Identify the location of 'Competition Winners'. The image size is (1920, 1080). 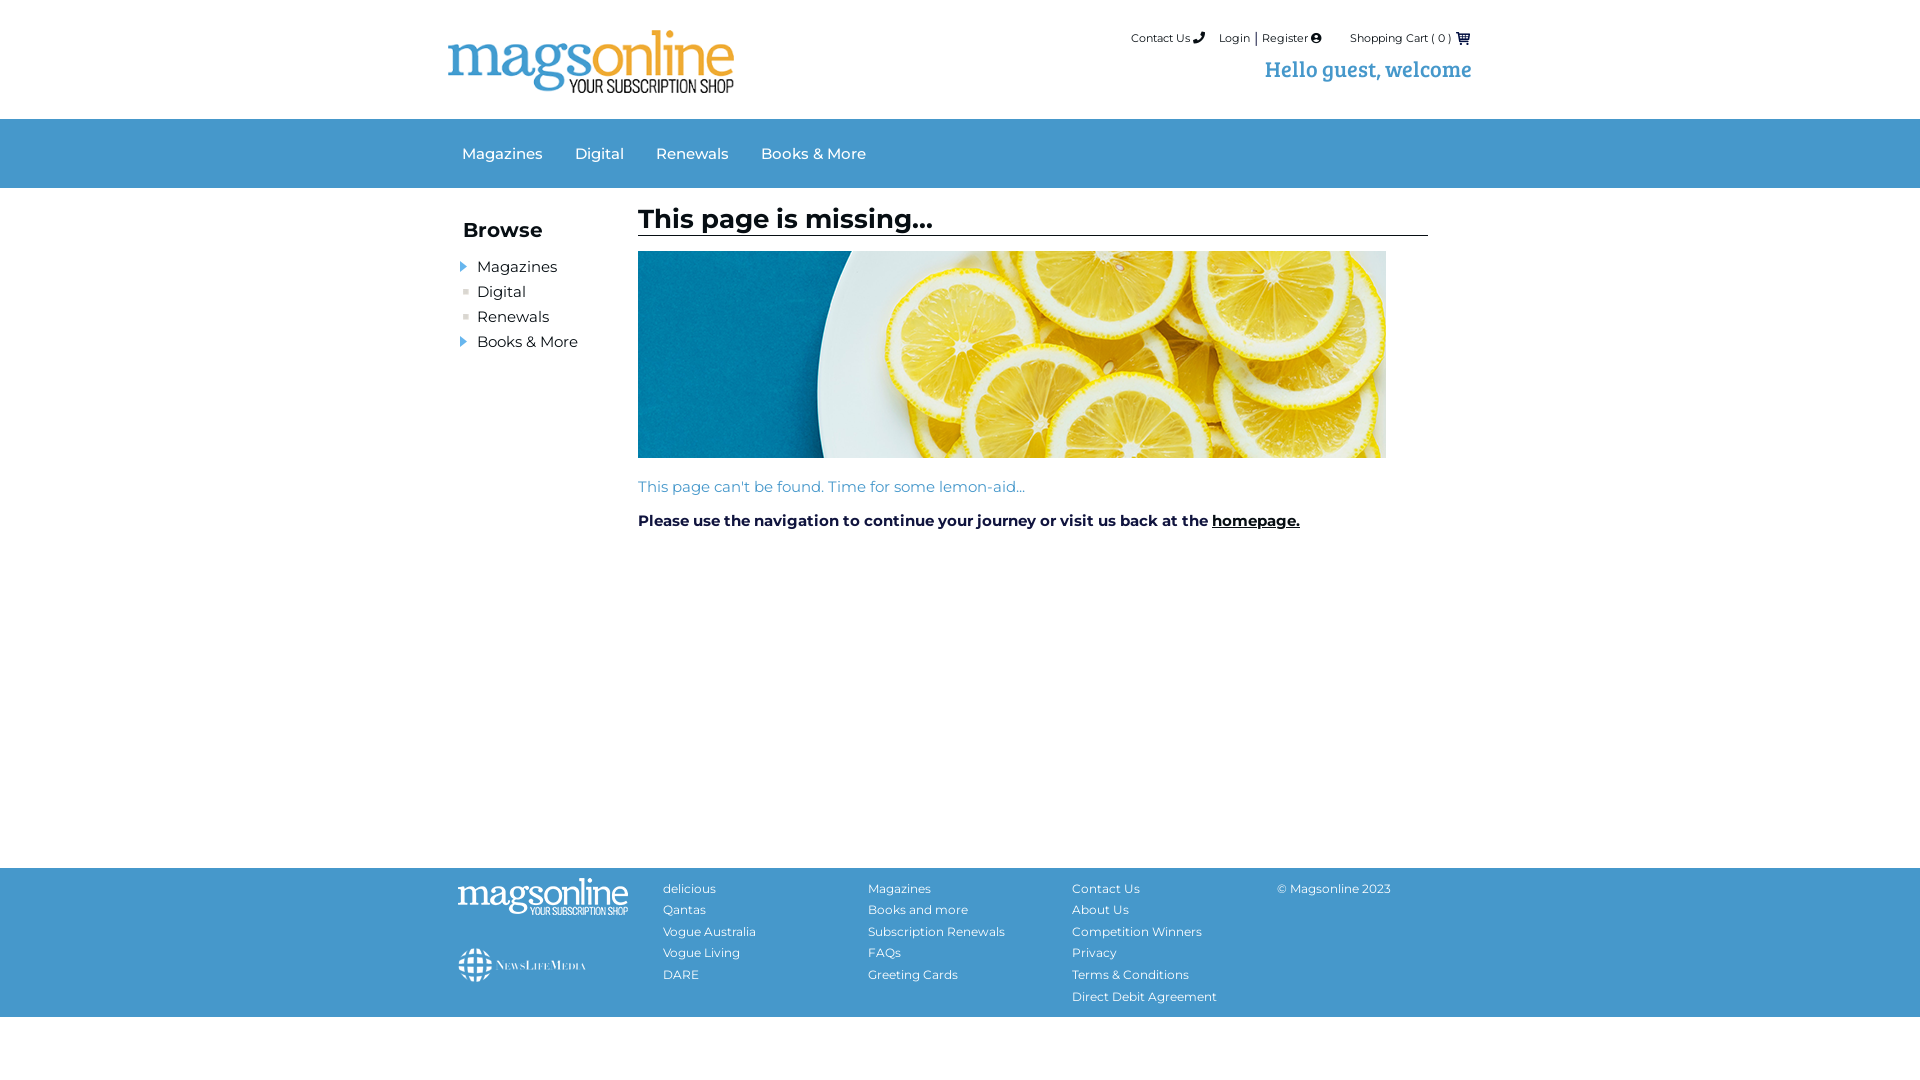
(1137, 931).